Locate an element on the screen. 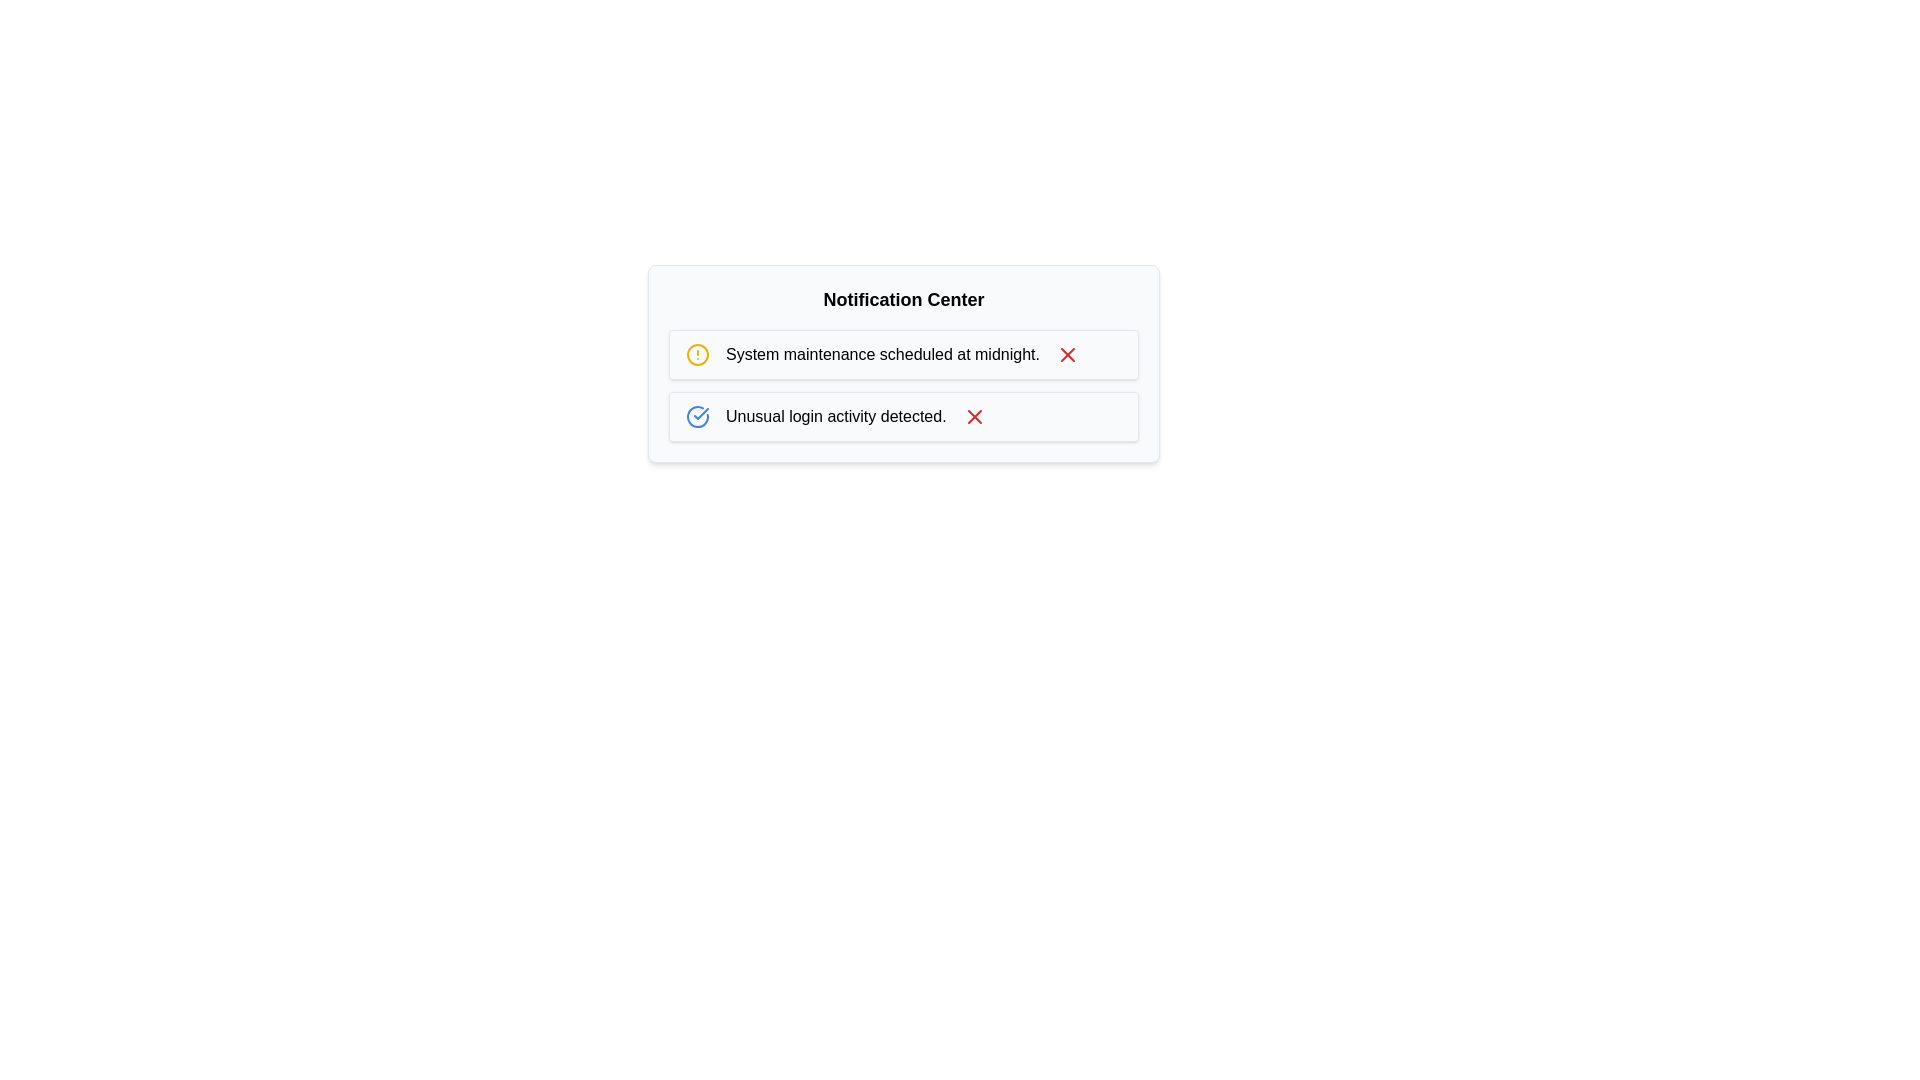 This screenshot has height=1080, width=1920. the close button SVG icon located in the rightmost part of the notification panel is located at coordinates (974, 415).